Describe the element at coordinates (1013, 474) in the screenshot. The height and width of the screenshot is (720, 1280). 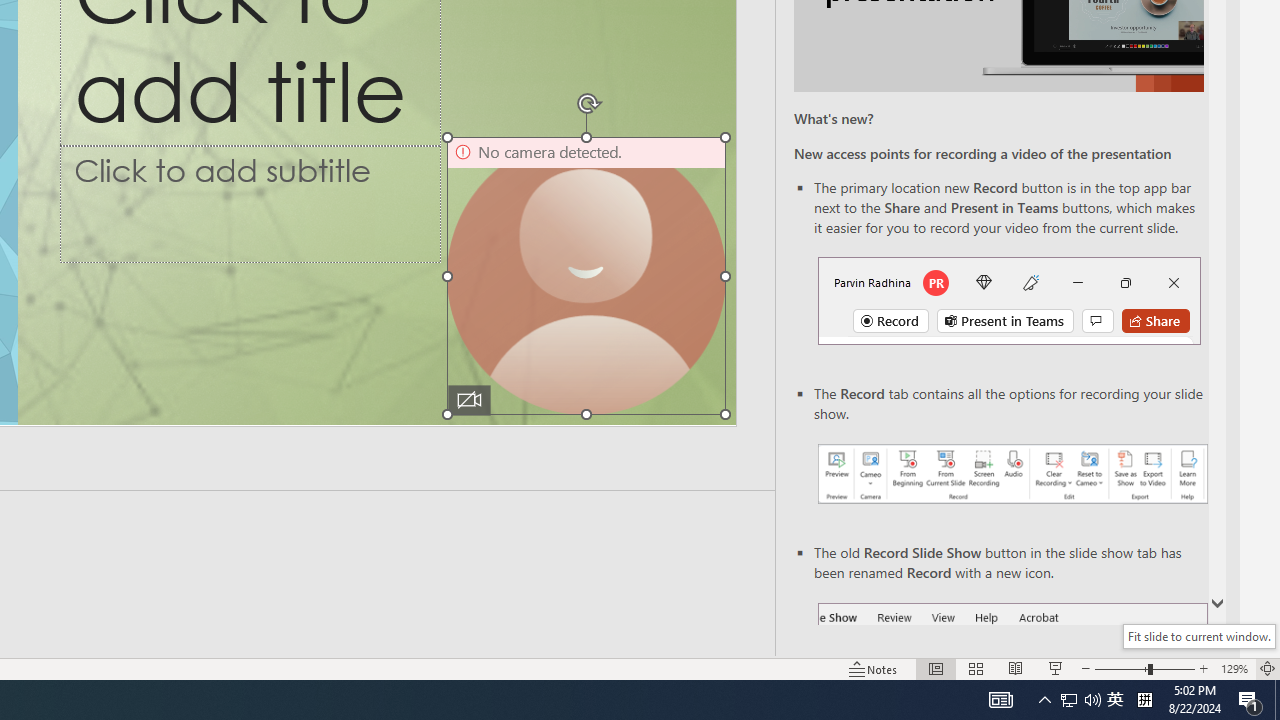
I see `'Record your presentations screenshot one'` at that location.